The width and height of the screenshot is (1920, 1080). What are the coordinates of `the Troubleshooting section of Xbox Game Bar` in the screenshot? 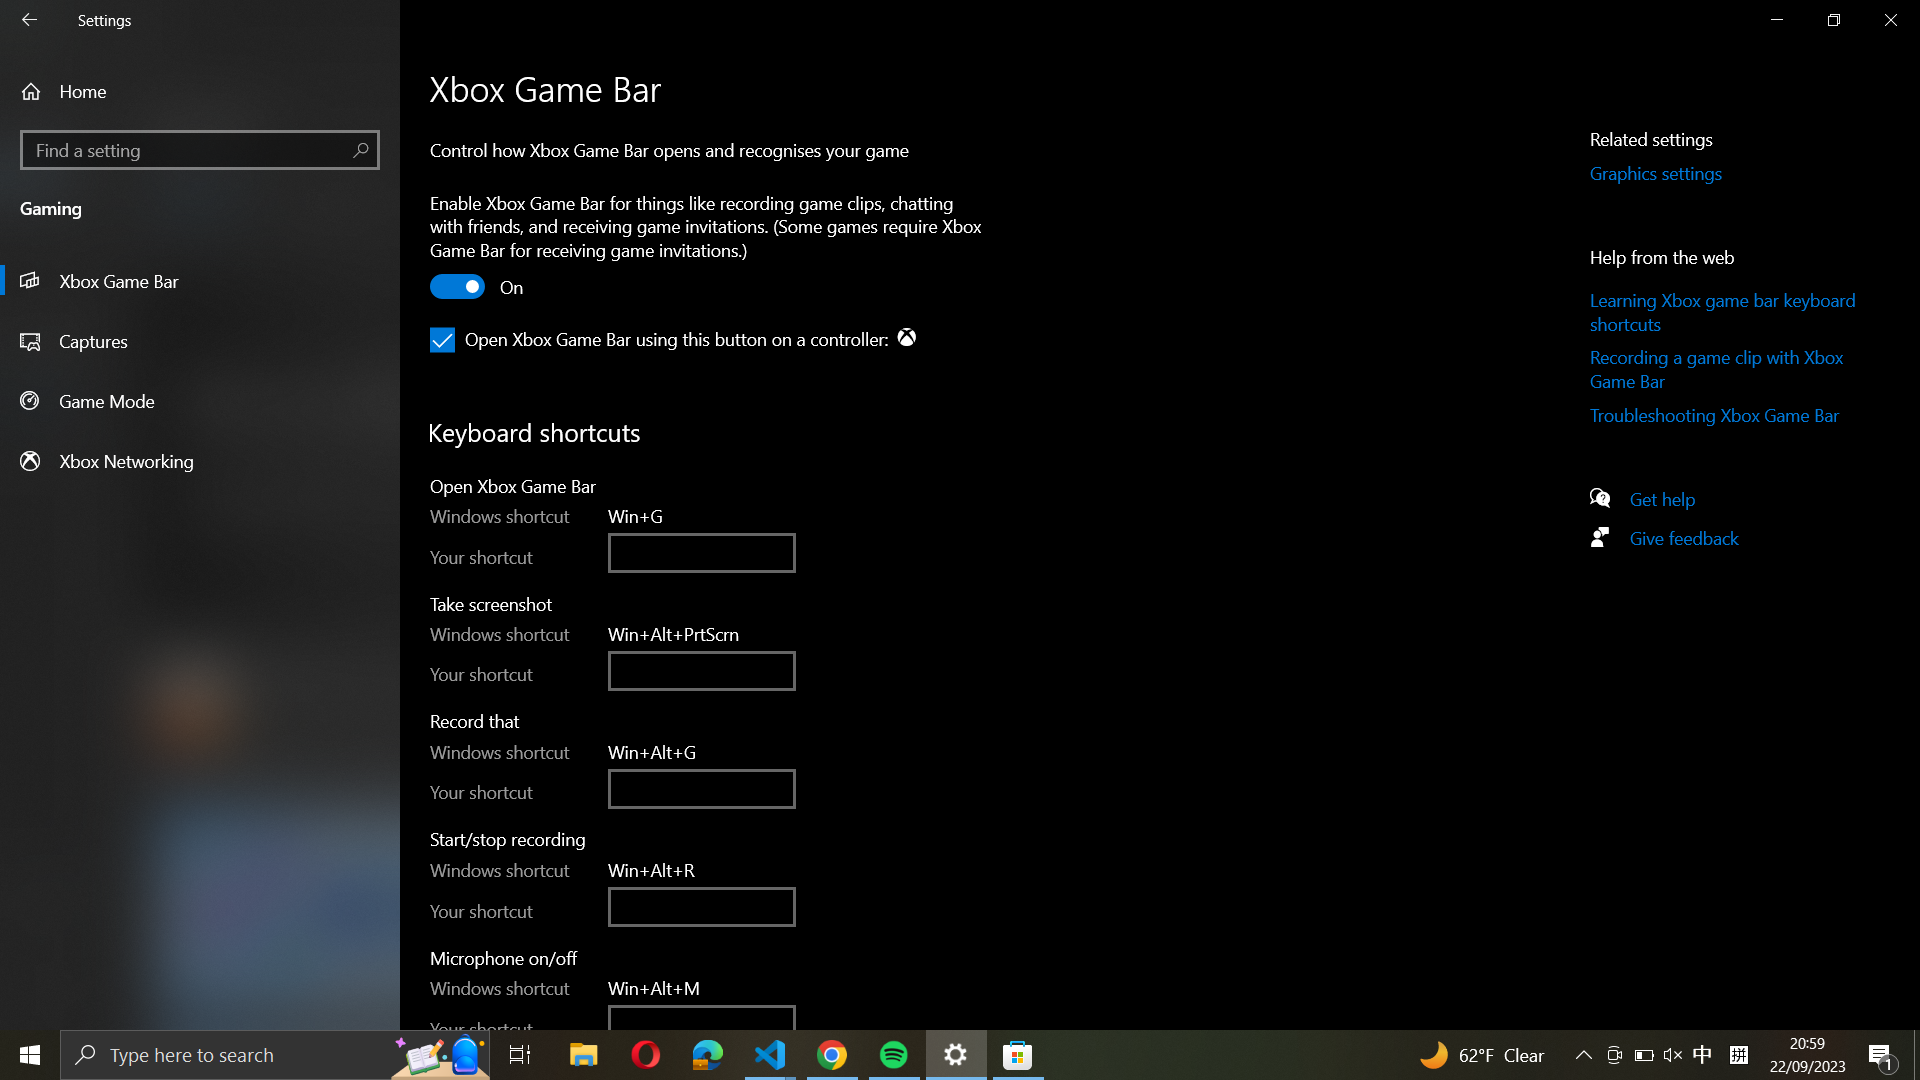 It's located at (1726, 418).